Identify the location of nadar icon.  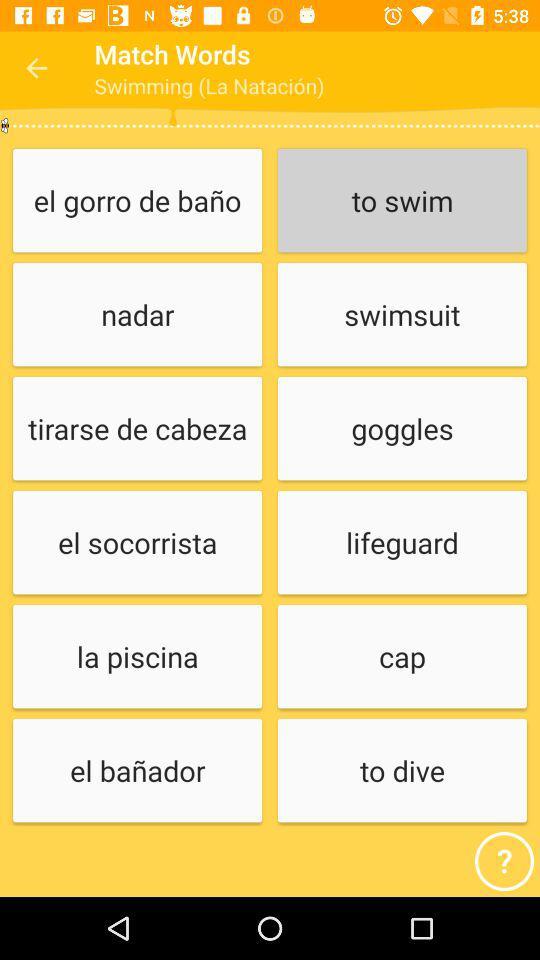
(136, 315).